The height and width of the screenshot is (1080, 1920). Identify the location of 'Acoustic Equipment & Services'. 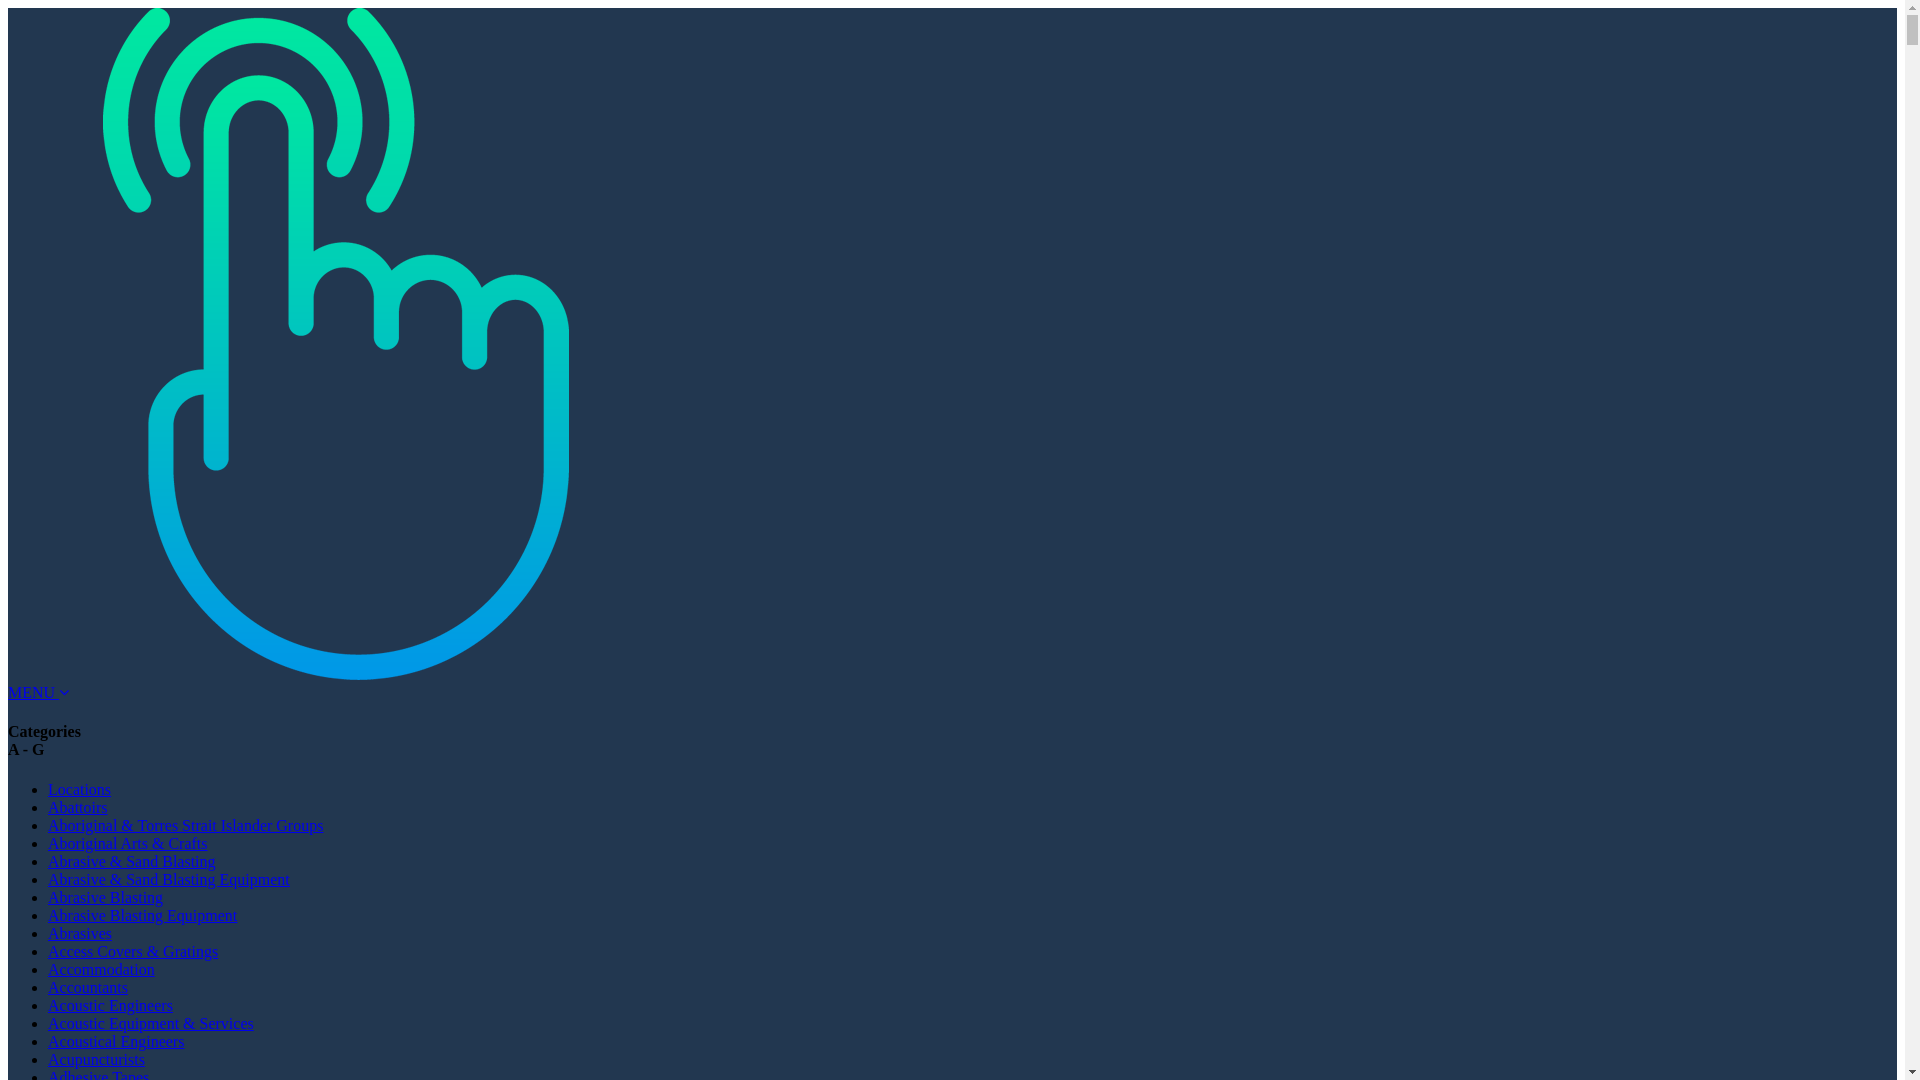
(149, 1023).